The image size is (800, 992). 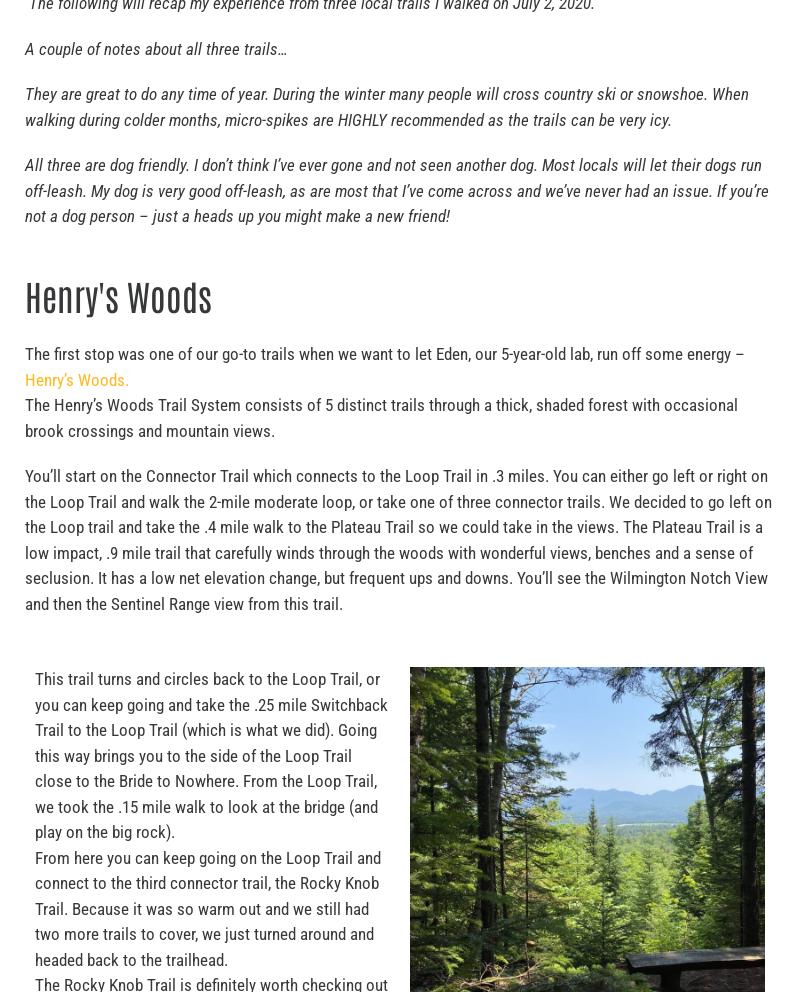 What do you see at coordinates (397, 539) in the screenshot?
I see `'You’ll start on the Connector Trail which connects to the Loop Trail in .3 miles. You can either go left or right on the Loop Trail and walk the 2-mile moderate loop, or take one of three connector trails. We decided to go left on the Loop trail and take the .4 mile walk to the Plateau Trail so we could take in the views. The Plateau Trail is a low impact, .9 mile trail that carefully winds through the woods with wonderful views, benches and a sense of seclusion. It has a low net elevation change, but frequent ups and downs. You’ll see the Wilmington Notch View and then the Sentinel Range view from this trail.'` at bounding box center [397, 539].